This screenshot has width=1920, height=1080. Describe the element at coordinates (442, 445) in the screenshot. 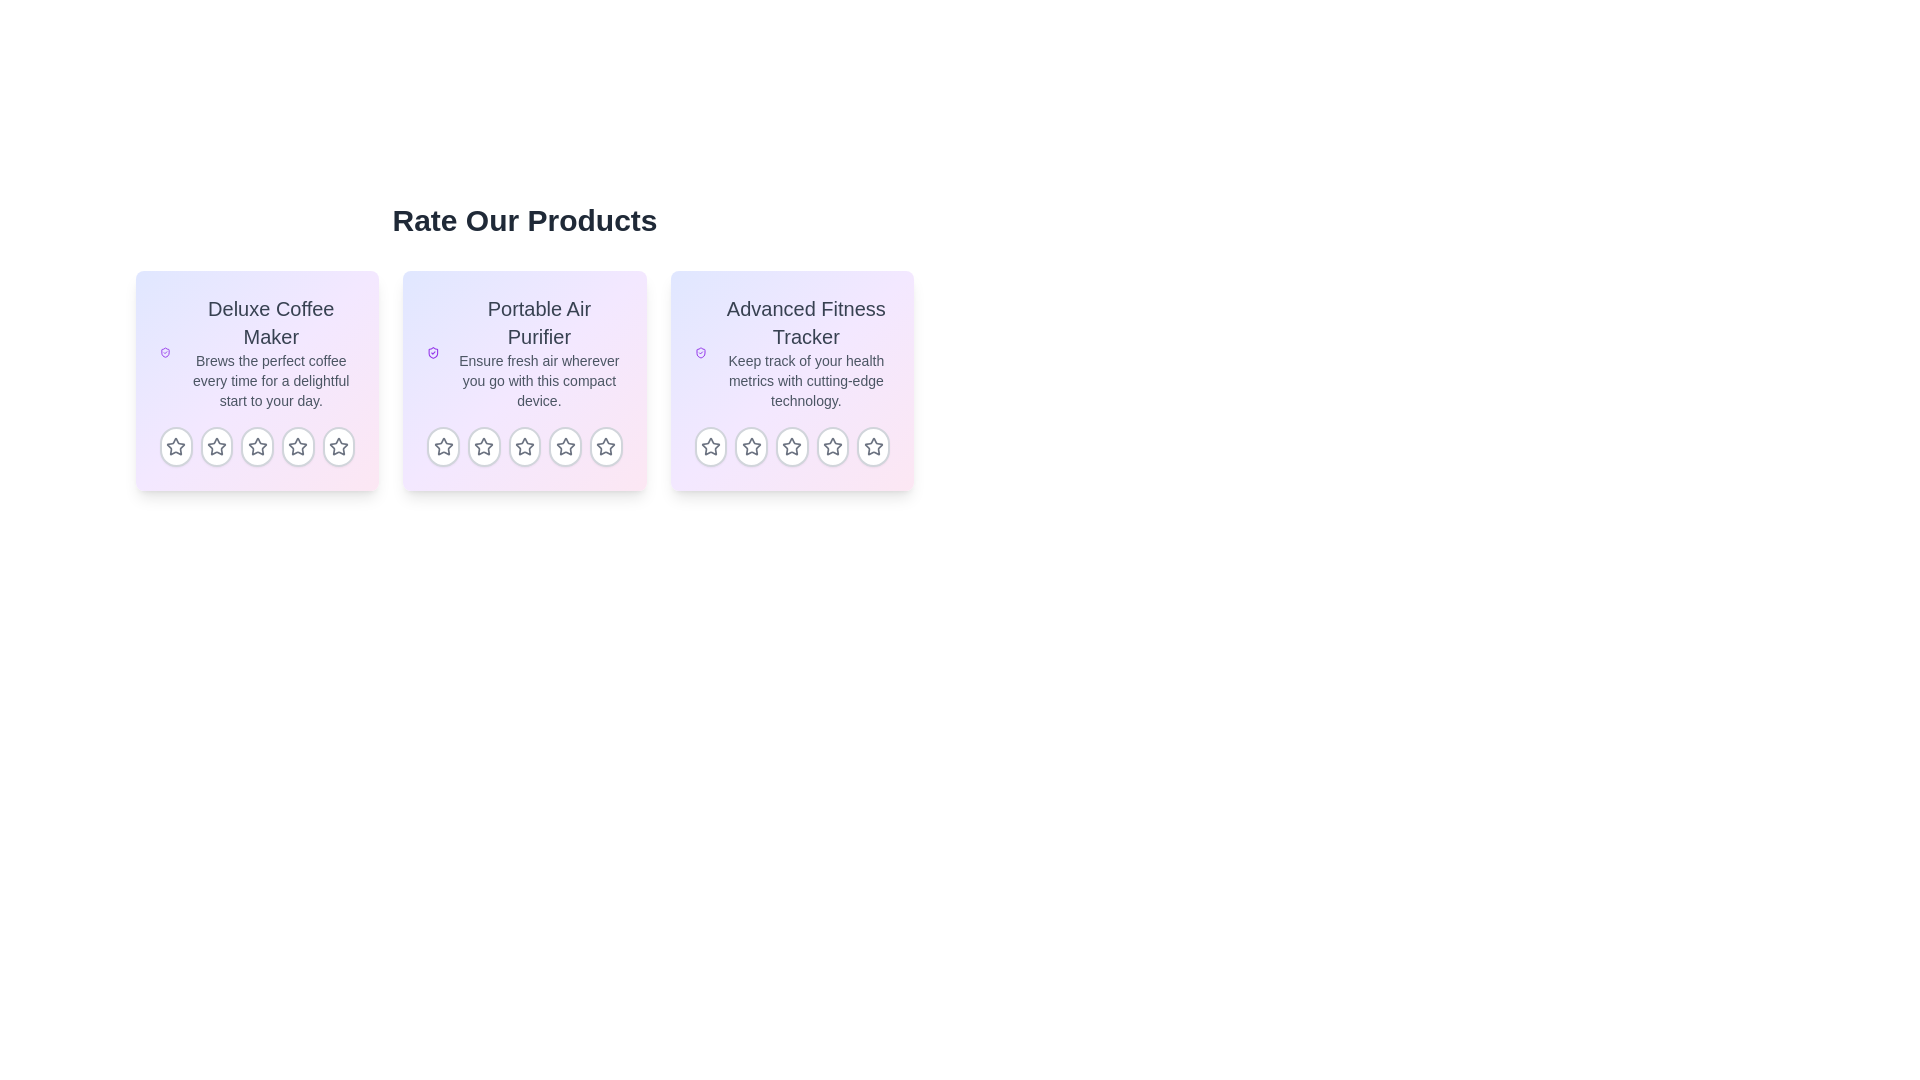

I see `the first rating star icon in the rating row of the 'Portable Air Purifier' product card` at that location.